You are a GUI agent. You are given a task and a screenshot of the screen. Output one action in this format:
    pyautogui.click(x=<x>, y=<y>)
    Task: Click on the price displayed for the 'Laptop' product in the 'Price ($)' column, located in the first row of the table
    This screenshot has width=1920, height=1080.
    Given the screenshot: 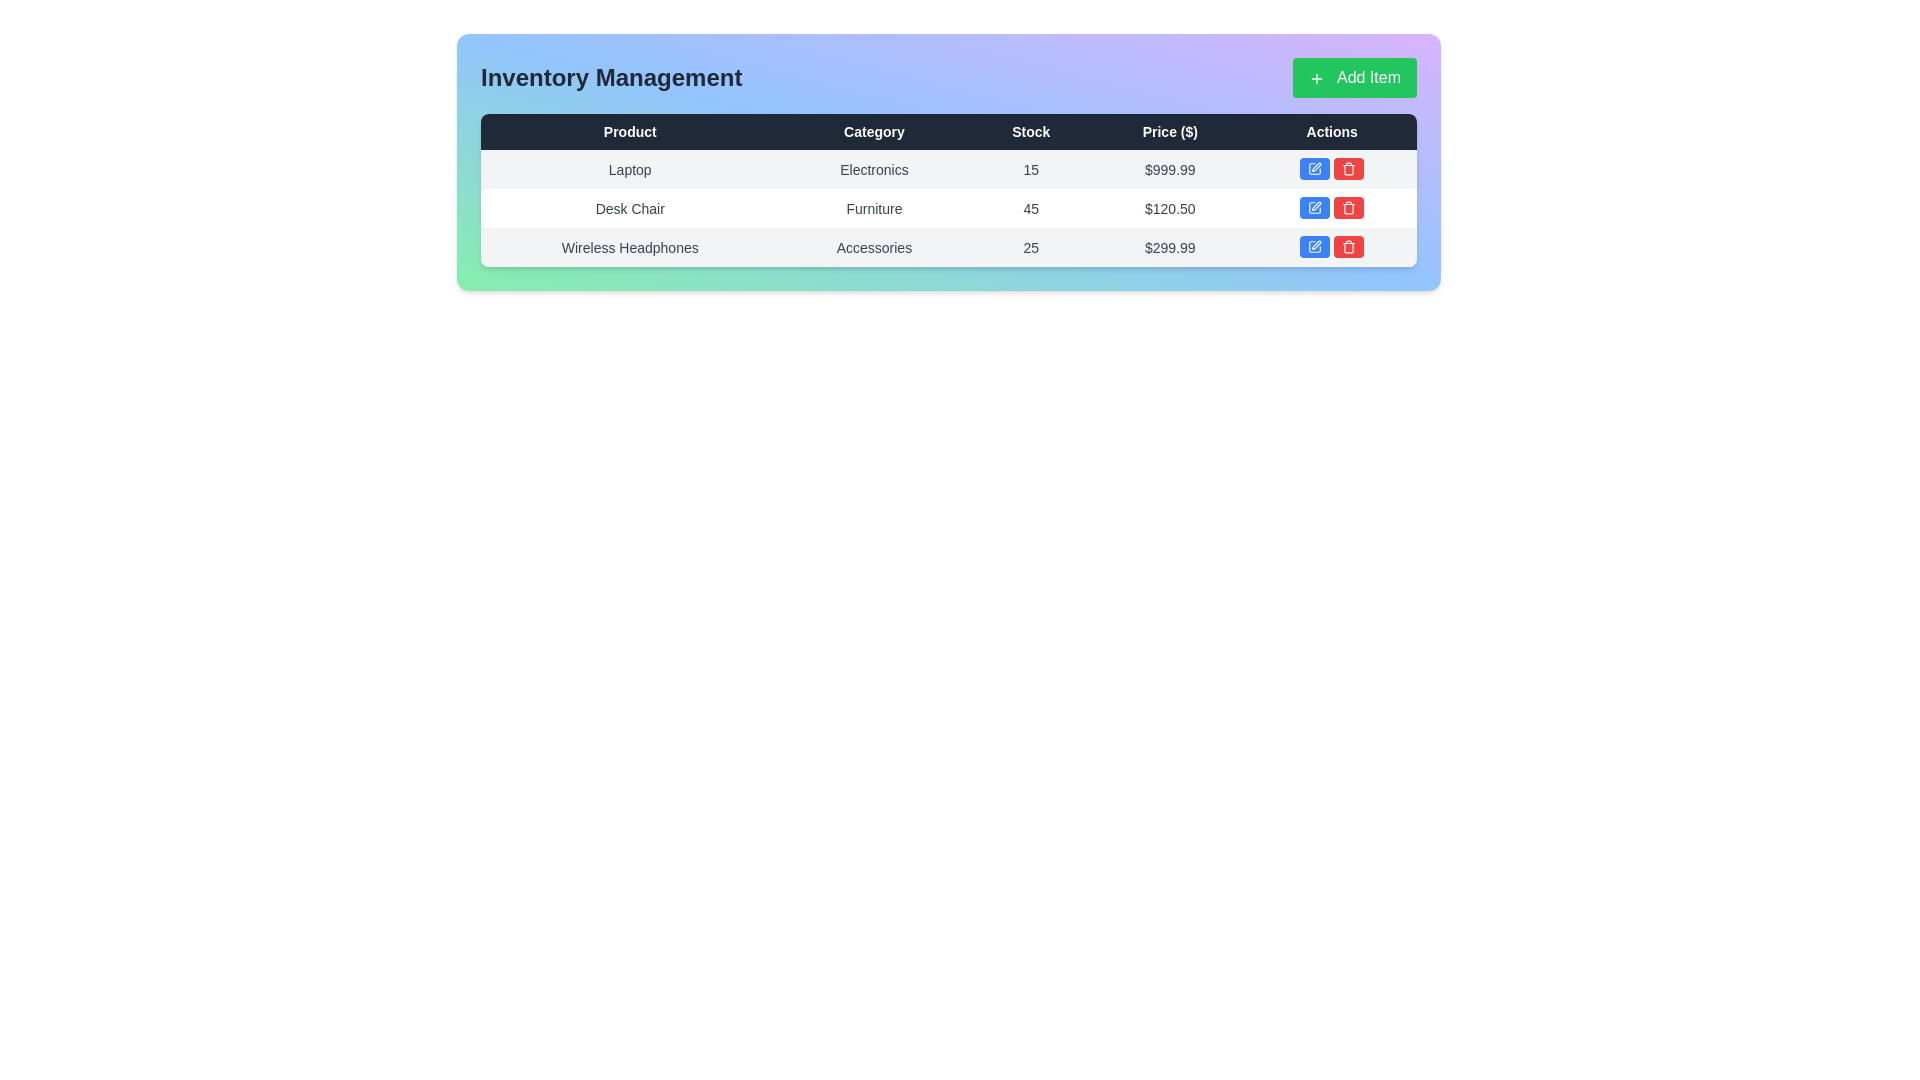 What is the action you would take?
    pyautogui.click(x=1170, y=168)
    